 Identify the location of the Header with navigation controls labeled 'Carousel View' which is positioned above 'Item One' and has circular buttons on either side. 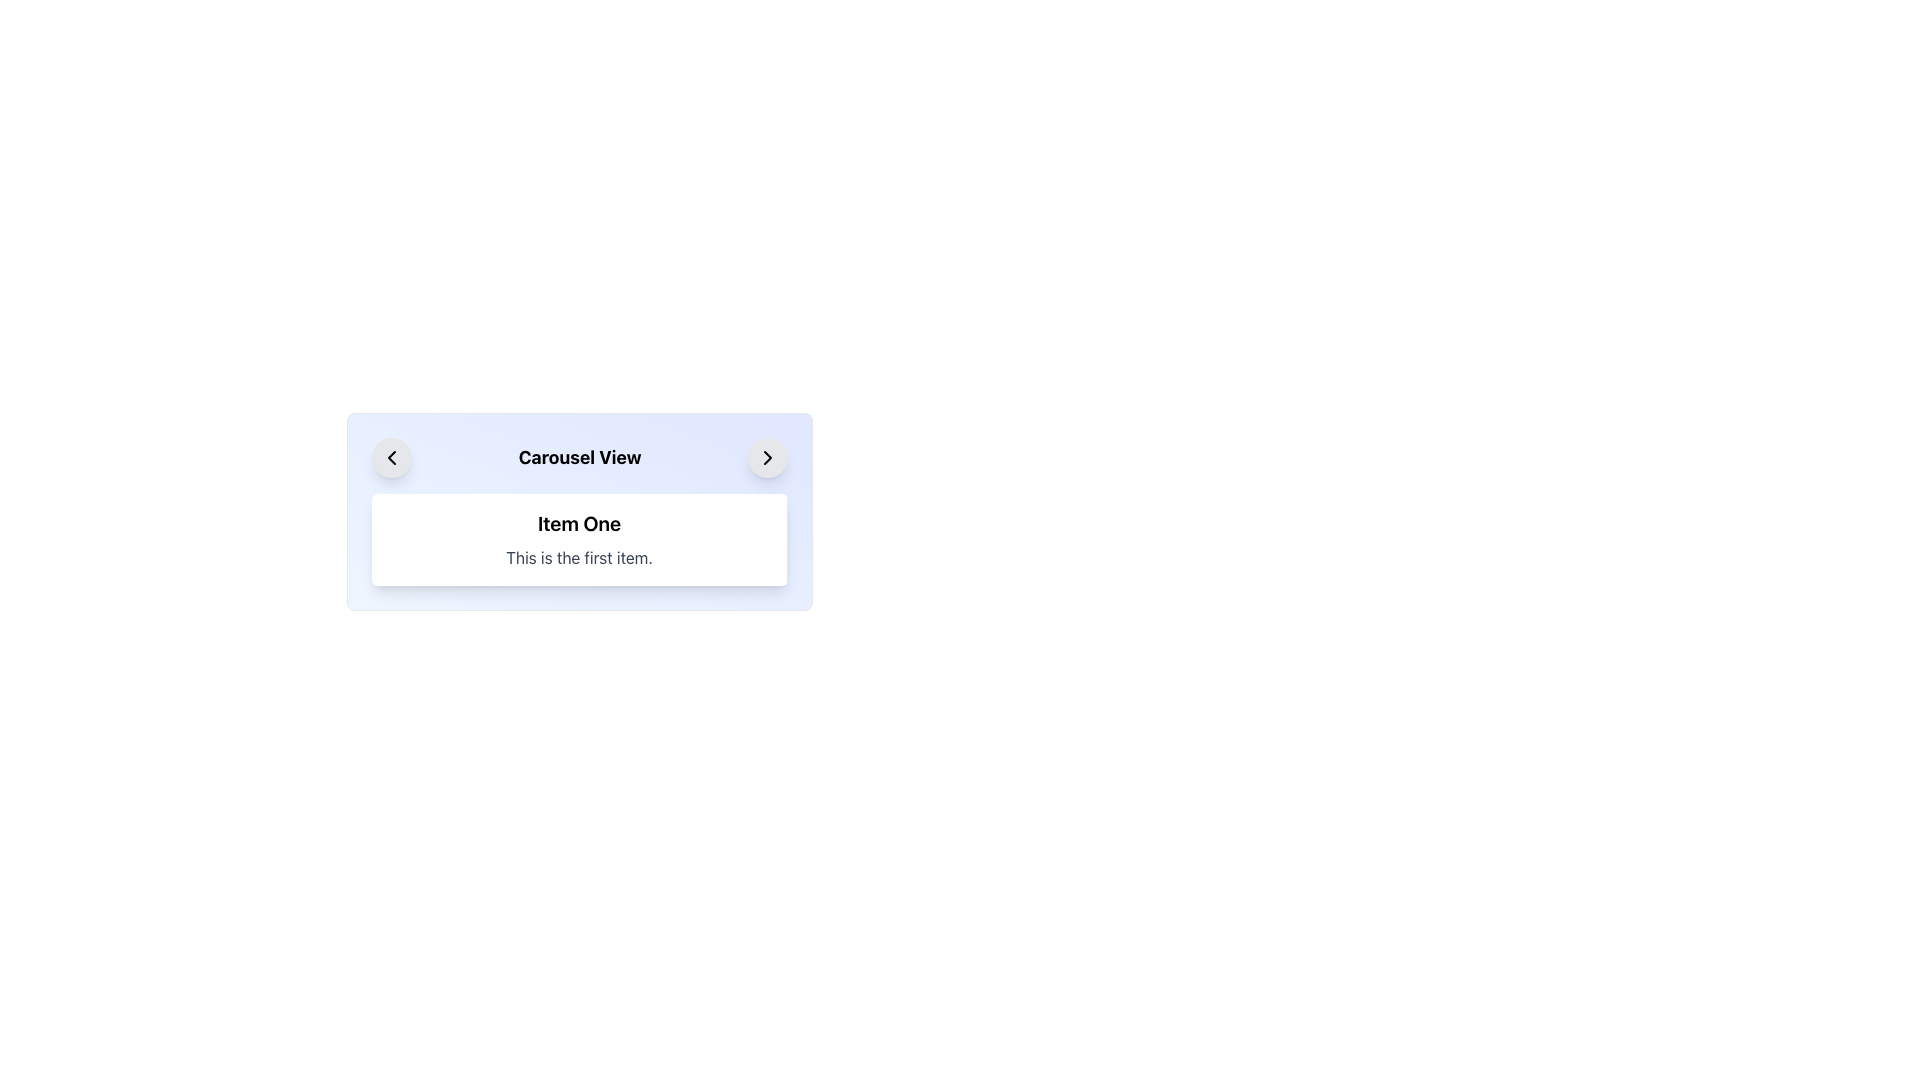
(579, 458).